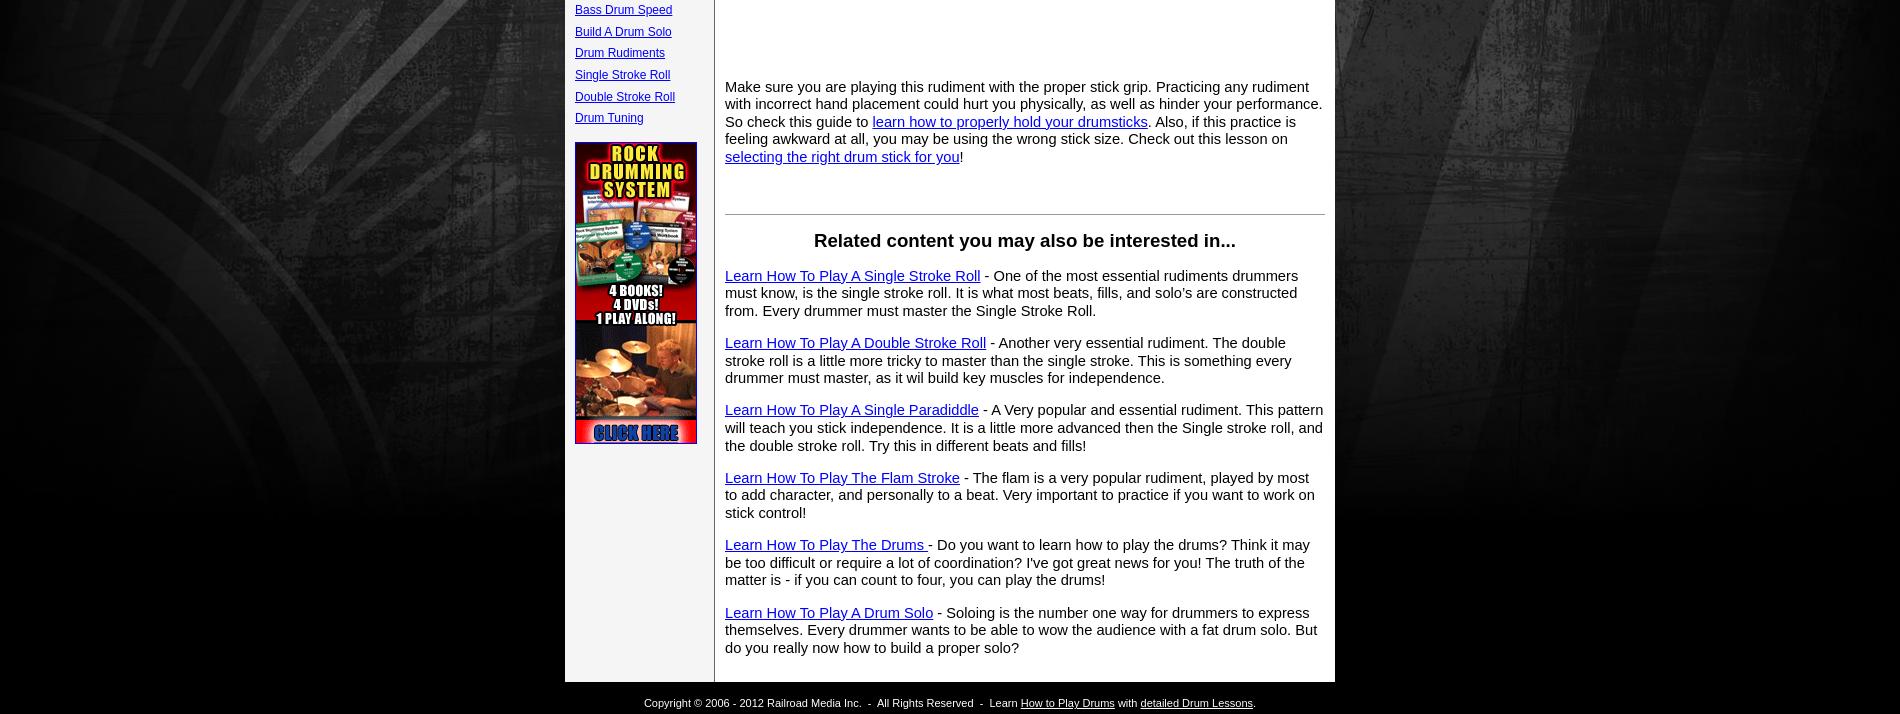  I want to click on 'Double Stroke Roll', so click(624, 95).